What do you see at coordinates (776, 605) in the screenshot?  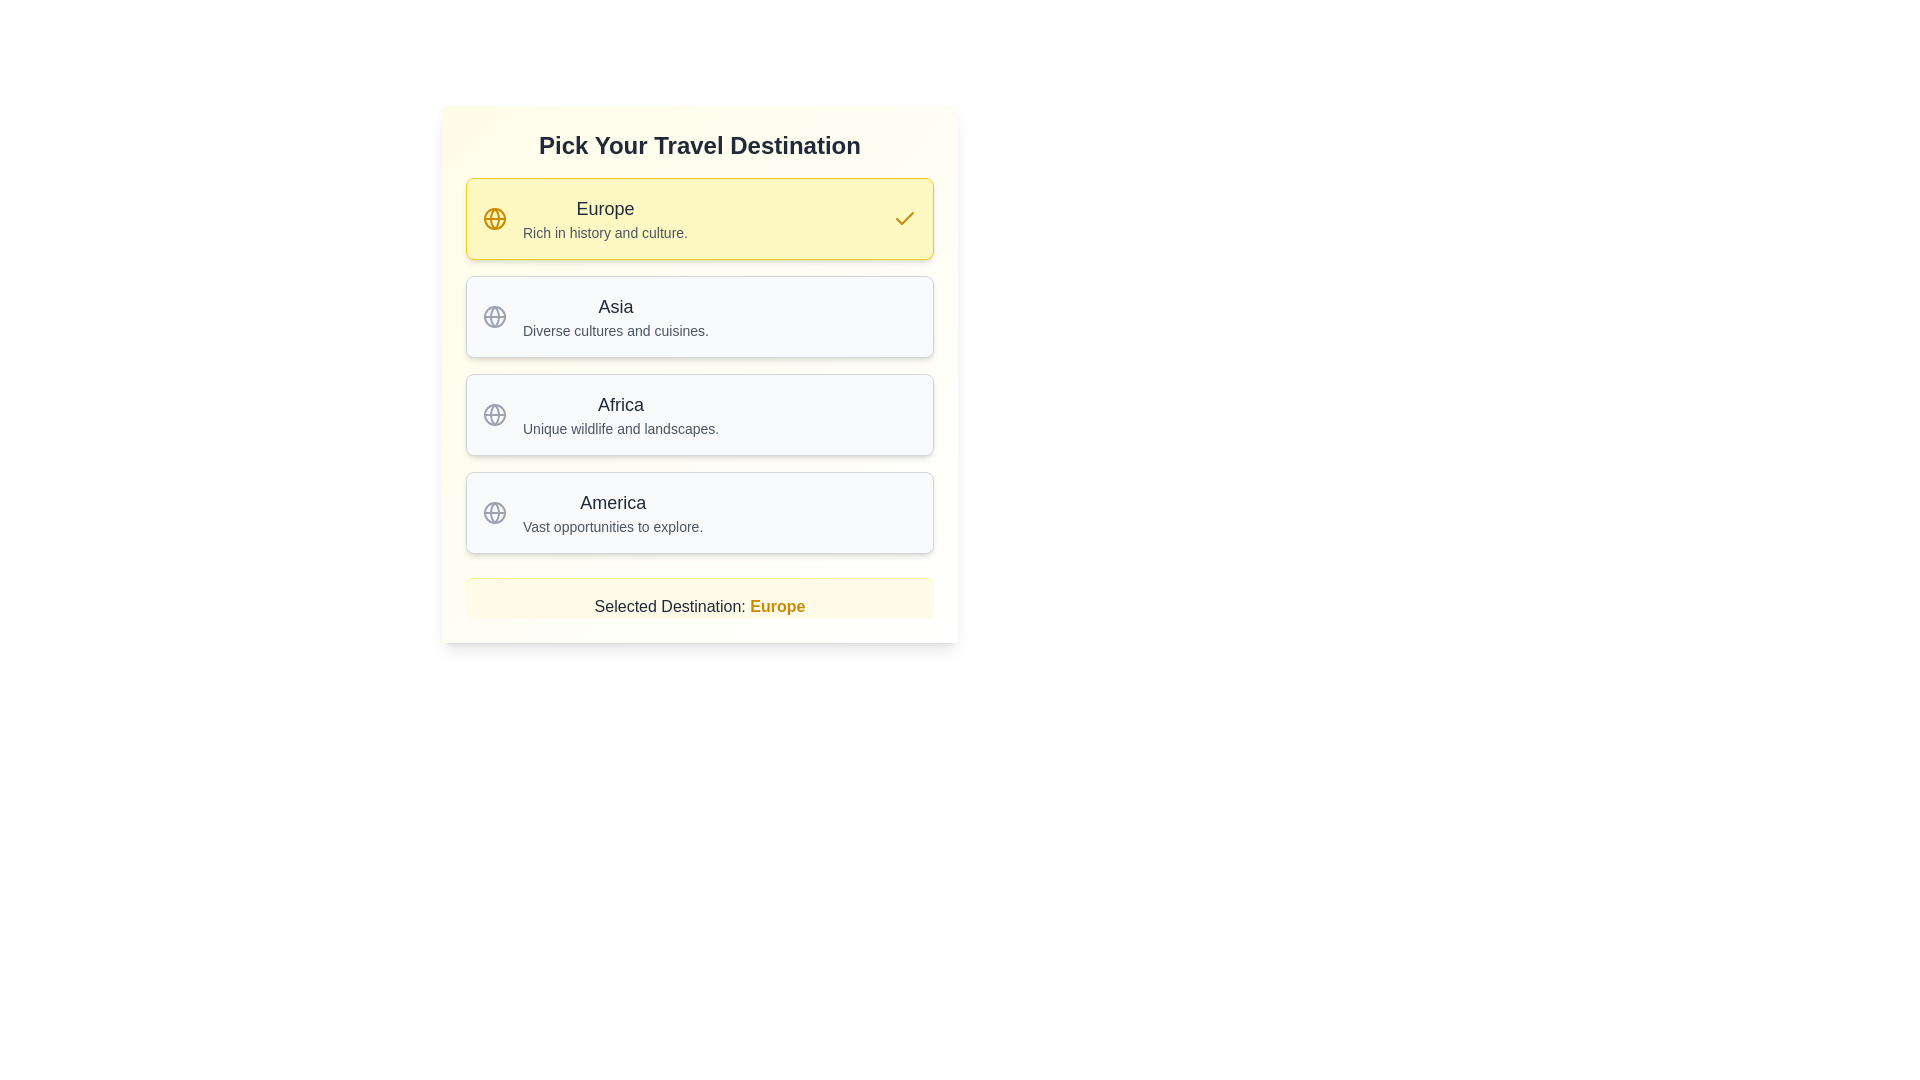 I see `the highlighted text label indicating the selected travel destination located near the bottom center of the interface in the 'Selected Destination' section` at bounding box center [776, 605].